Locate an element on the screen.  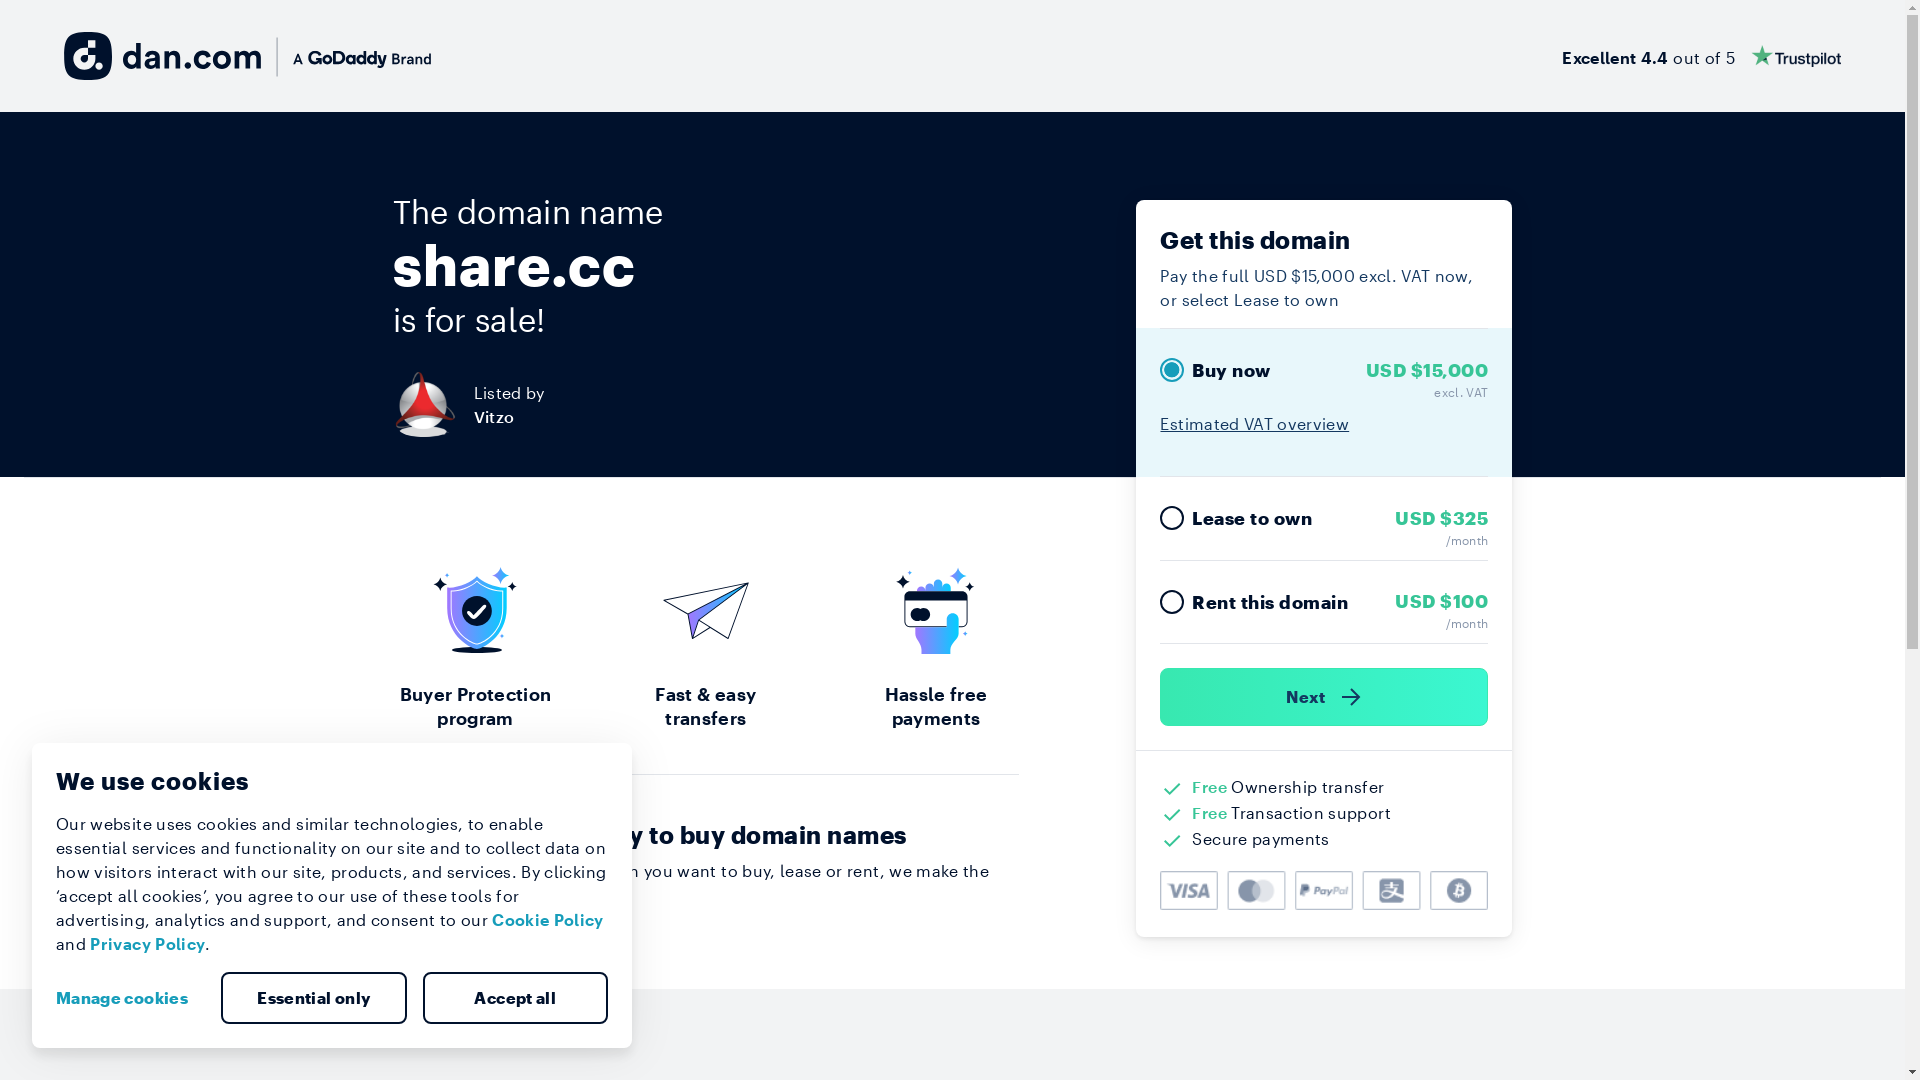
'Estimated VAT overview' is located at coordinates (1253, 422).